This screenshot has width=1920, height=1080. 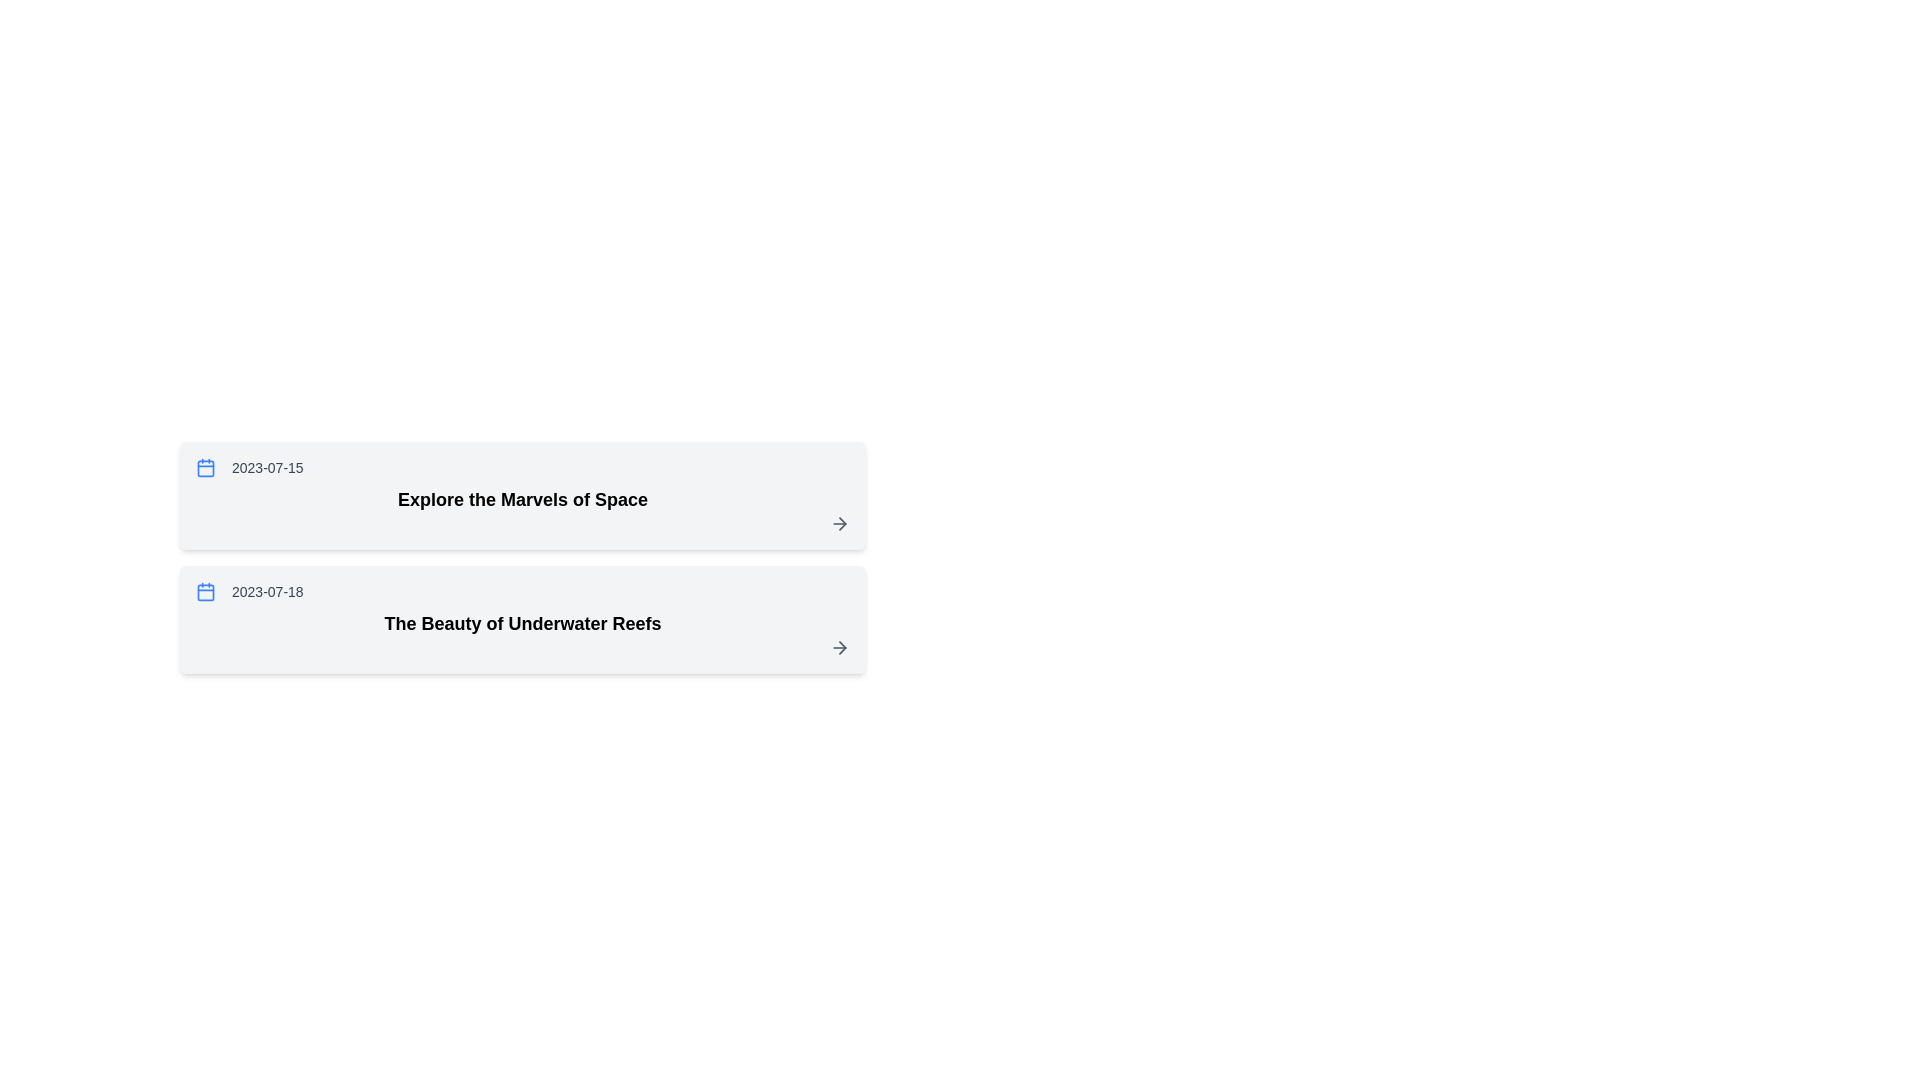 I want to click on the right-pointing arrow icon button located at the far-right side of the content card titled 'The Beauty of Underwater Reefs', so click(x=840, y=648).